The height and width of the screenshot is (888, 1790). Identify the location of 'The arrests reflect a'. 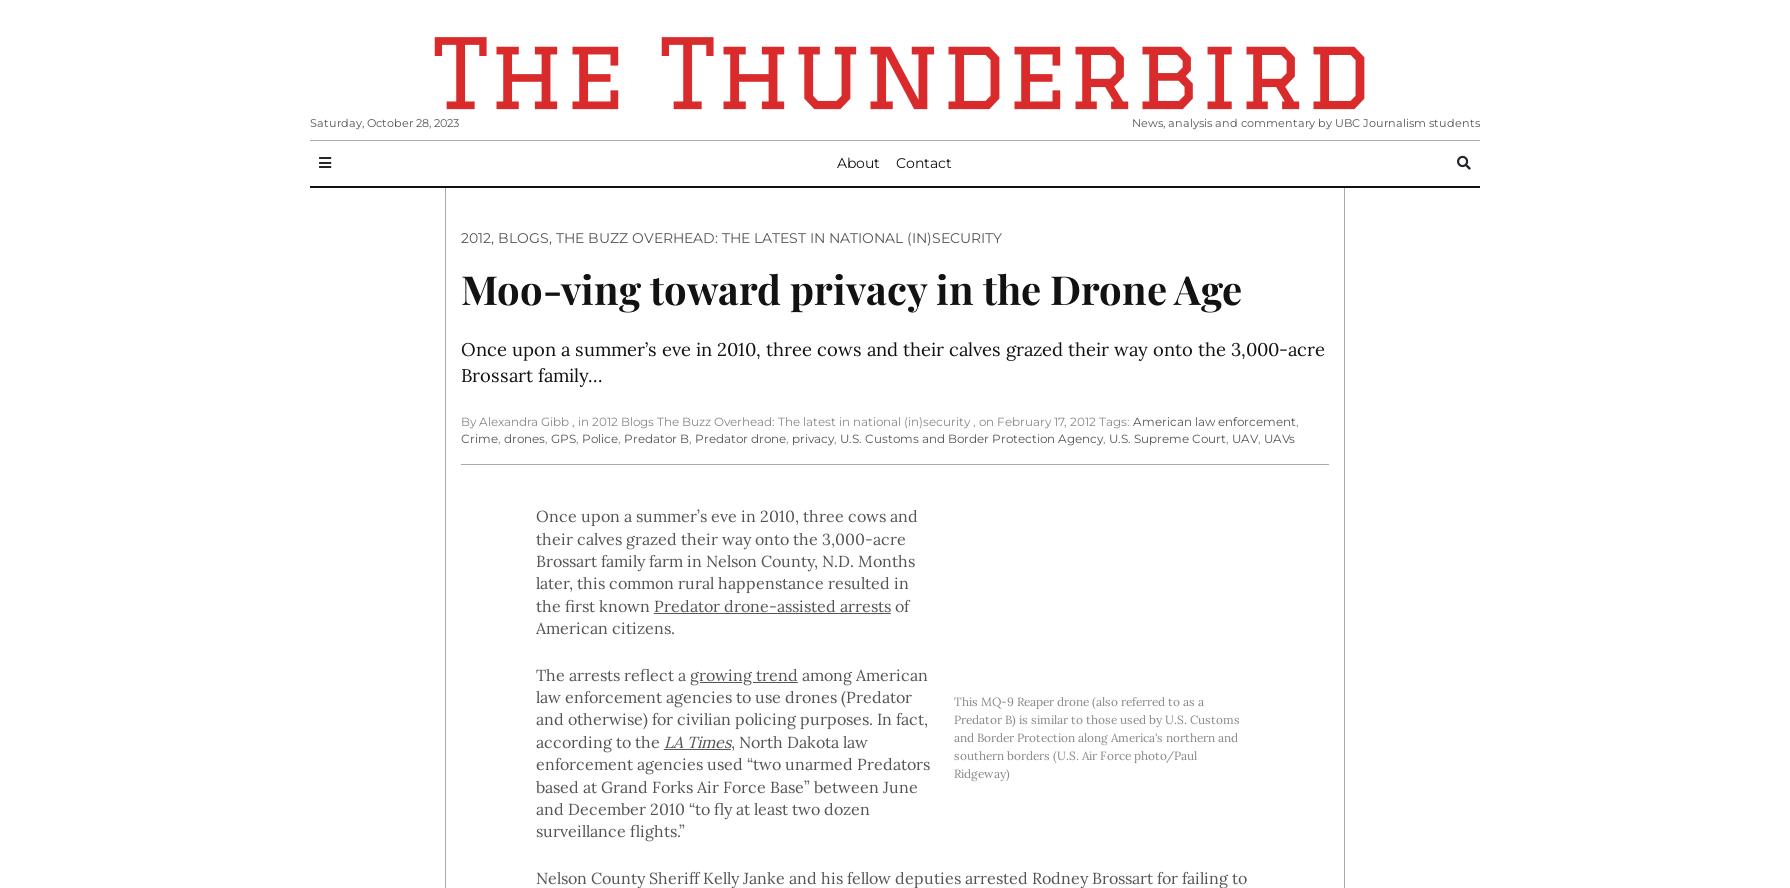
(611, 673).